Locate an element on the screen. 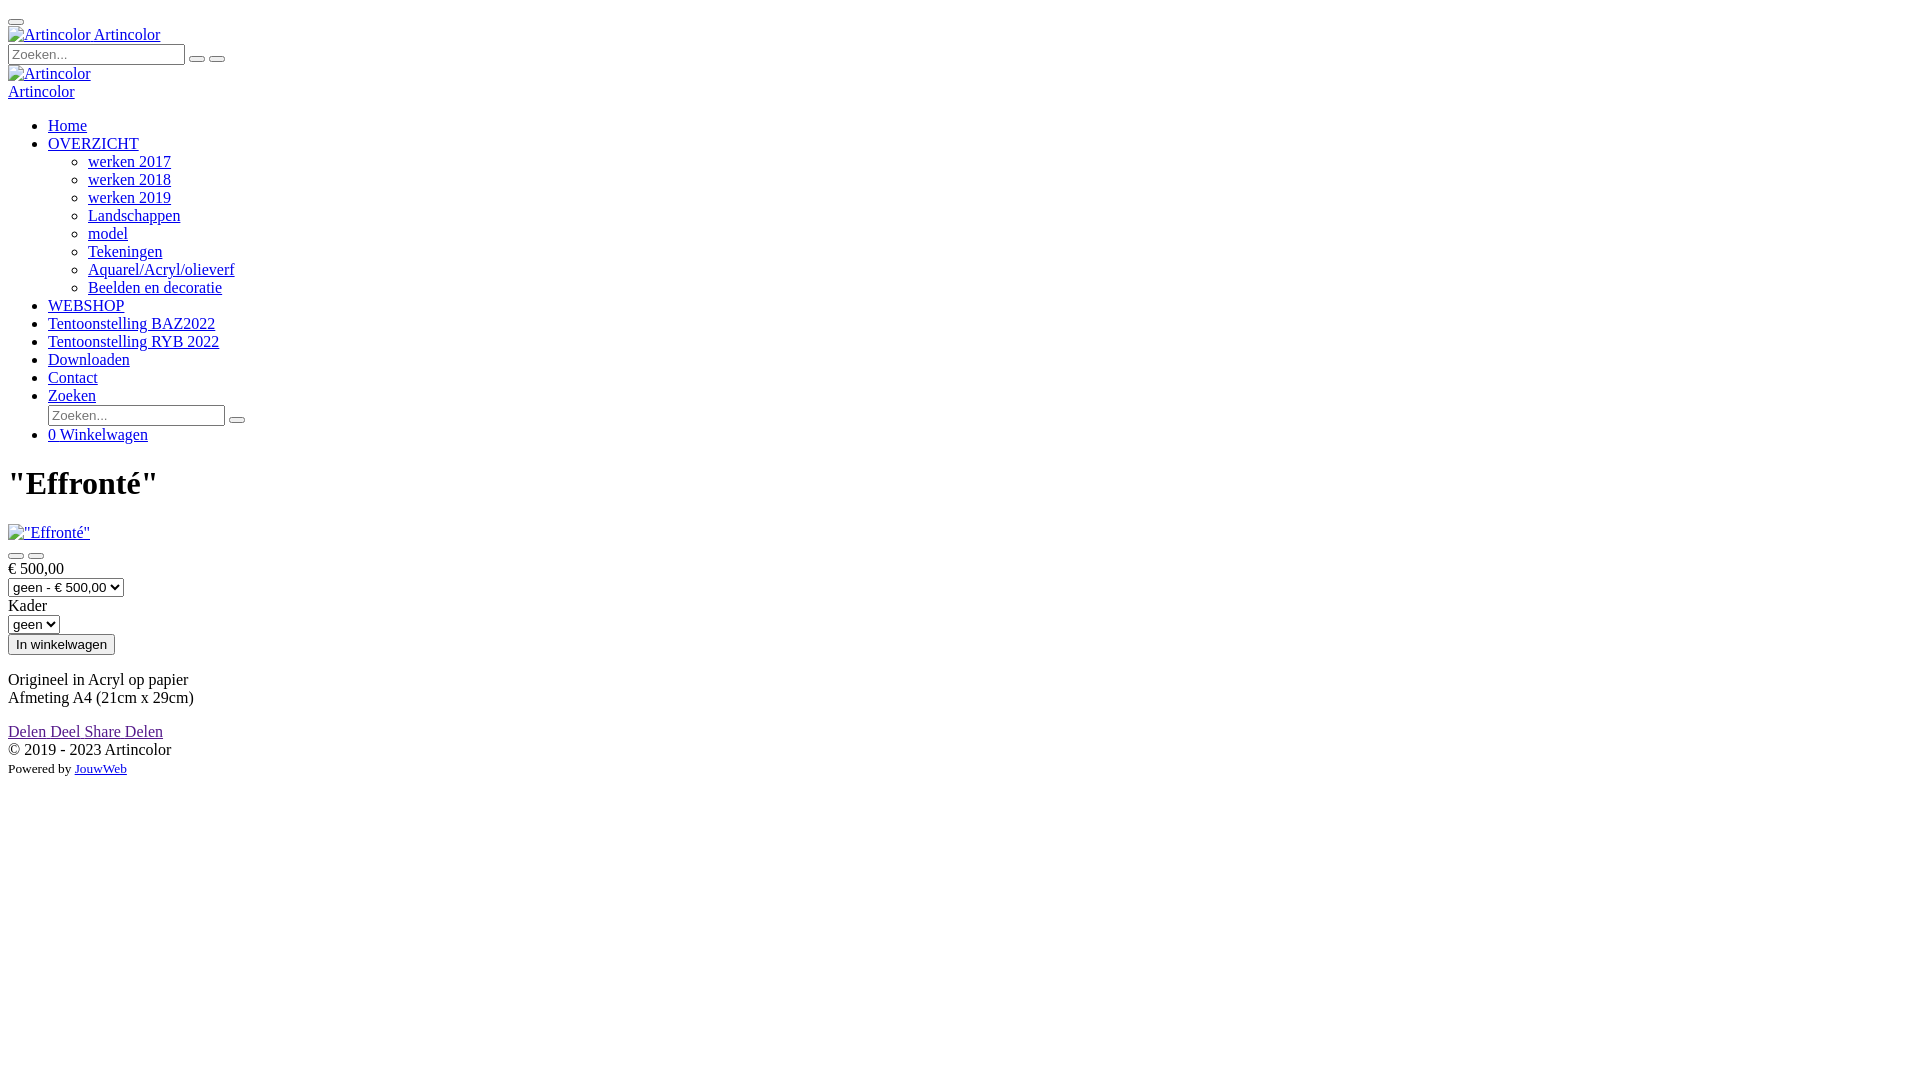  'WEBSHOP' is located at coordinates (48, 305).